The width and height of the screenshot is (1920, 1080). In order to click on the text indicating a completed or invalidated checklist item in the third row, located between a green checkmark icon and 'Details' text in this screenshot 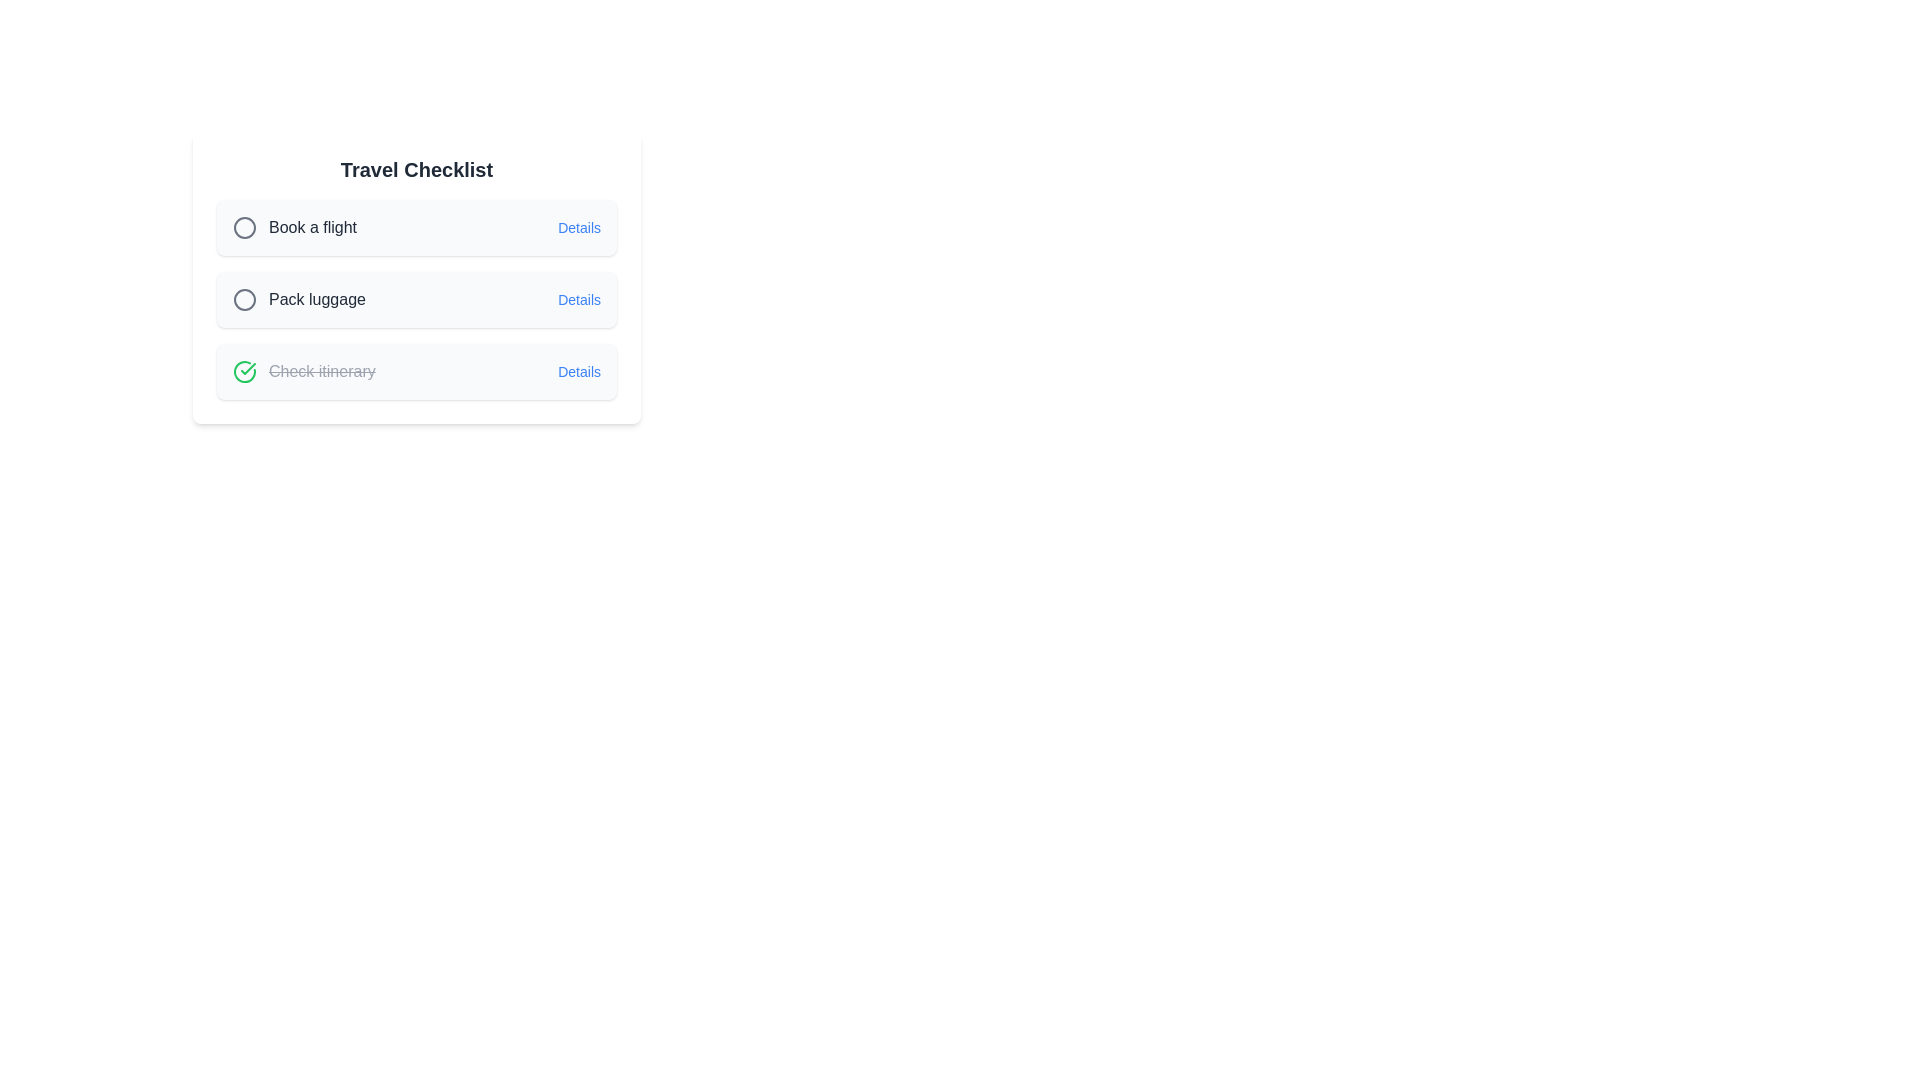, I will do `click(322, 371)`.